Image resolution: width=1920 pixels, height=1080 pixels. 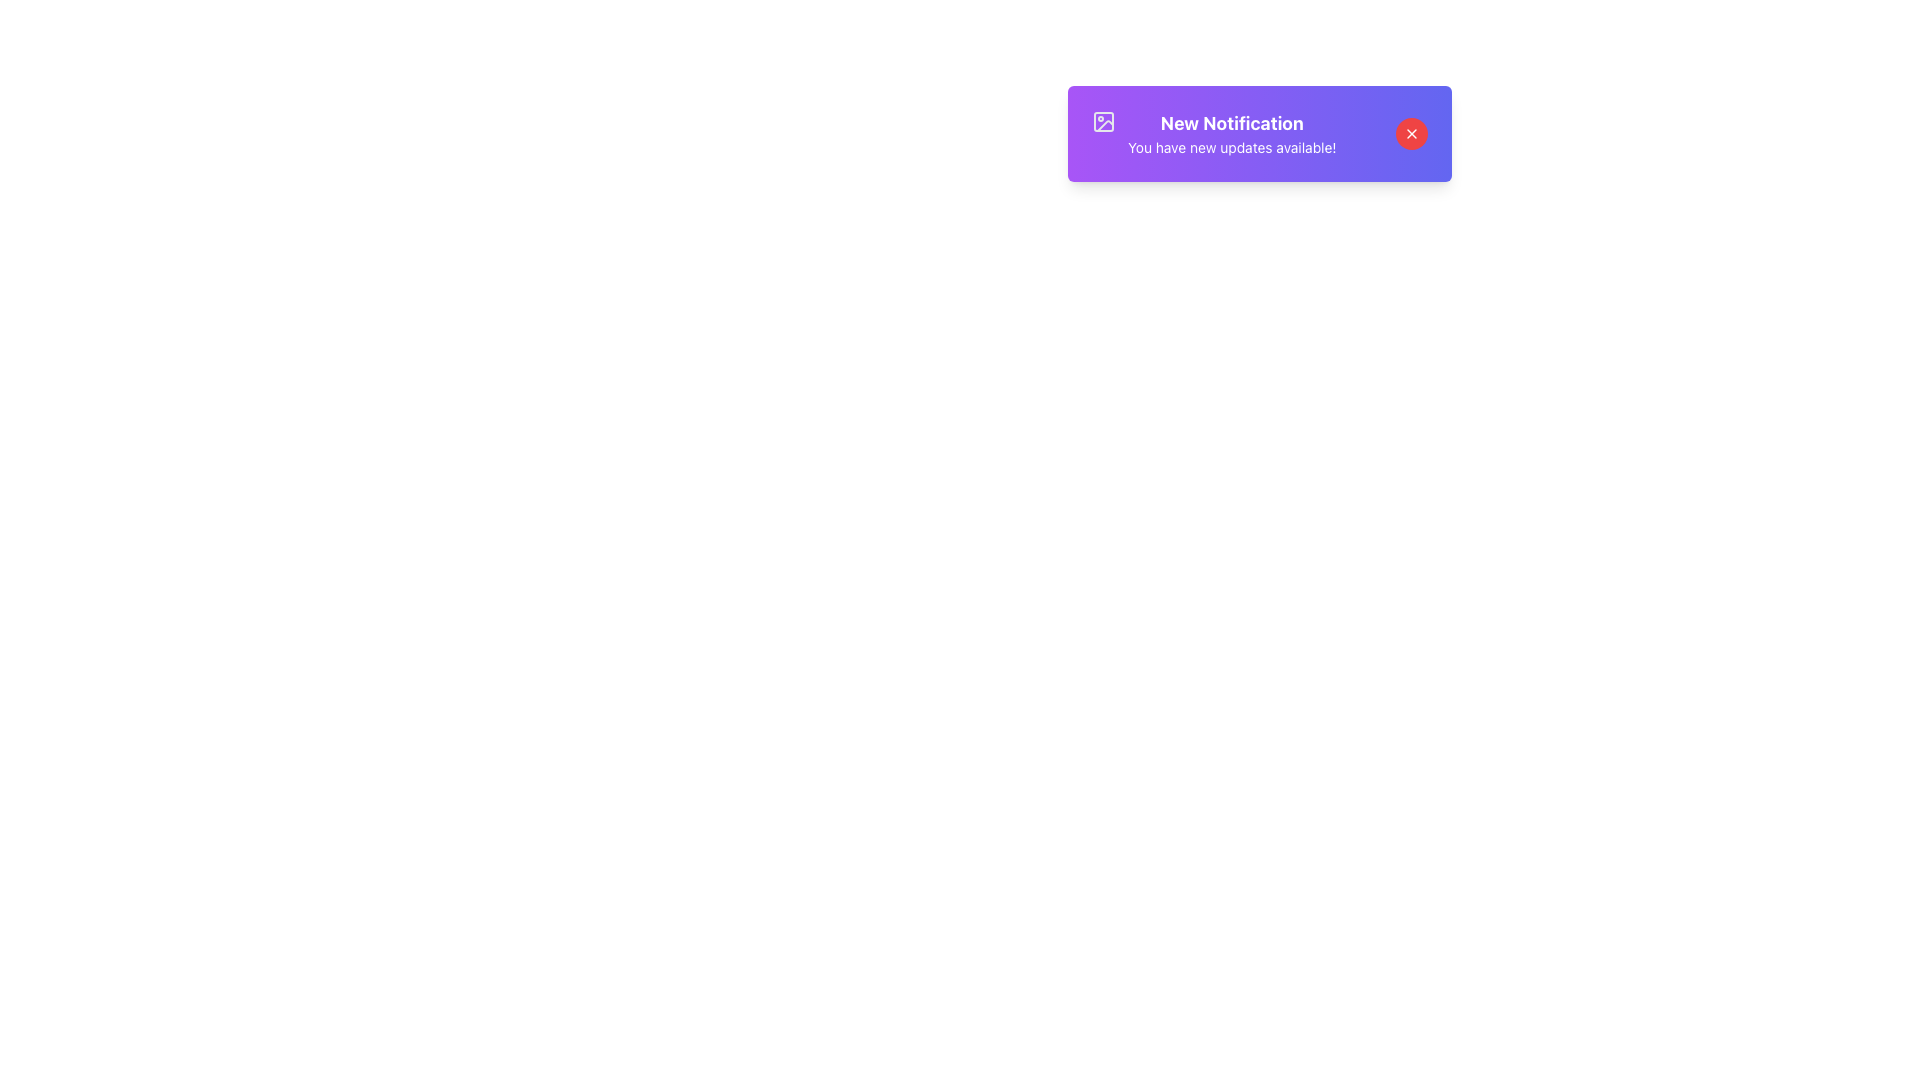 I want to click on the icon with a picture-like design located on the leftmost side of the notification component adjacent to the text 'New Notification', so click(x=1103, y=122).